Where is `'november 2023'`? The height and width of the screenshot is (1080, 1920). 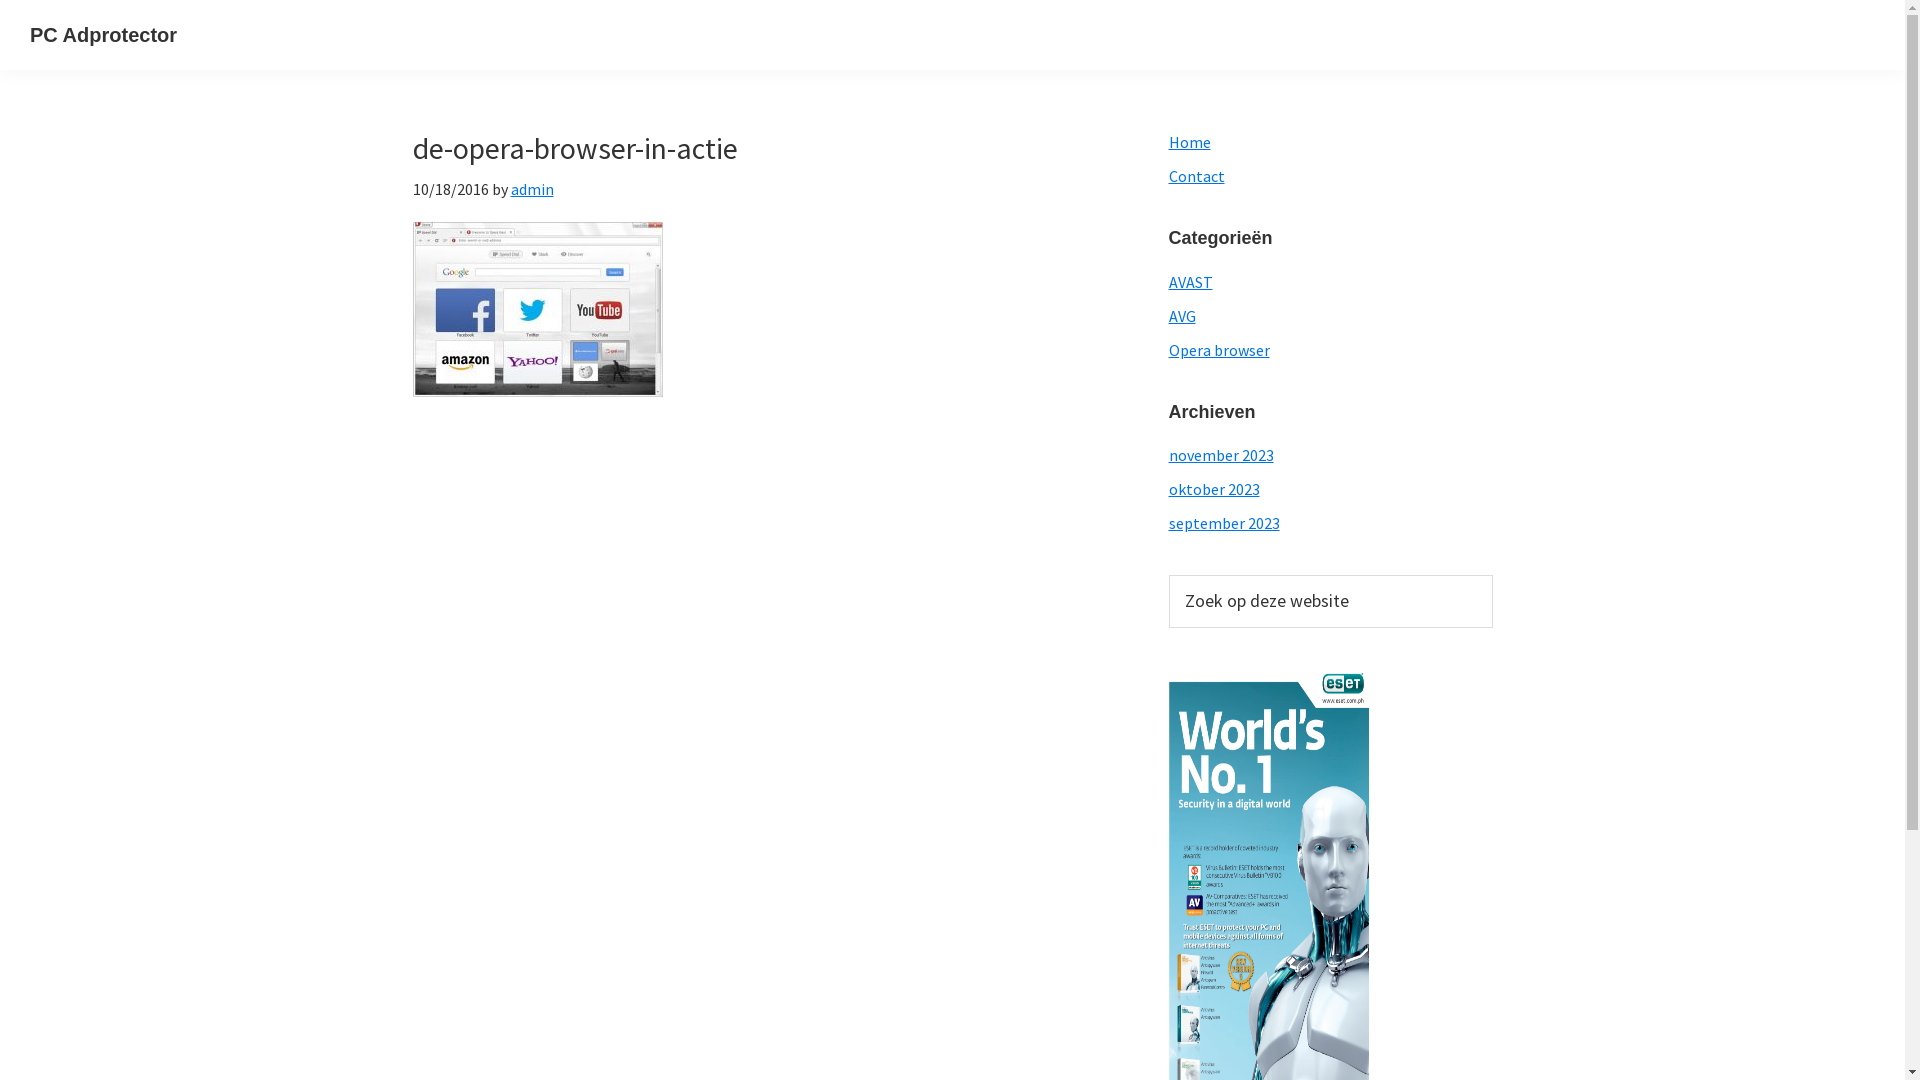
'november 2023' is located at coordinates (1219, 455).